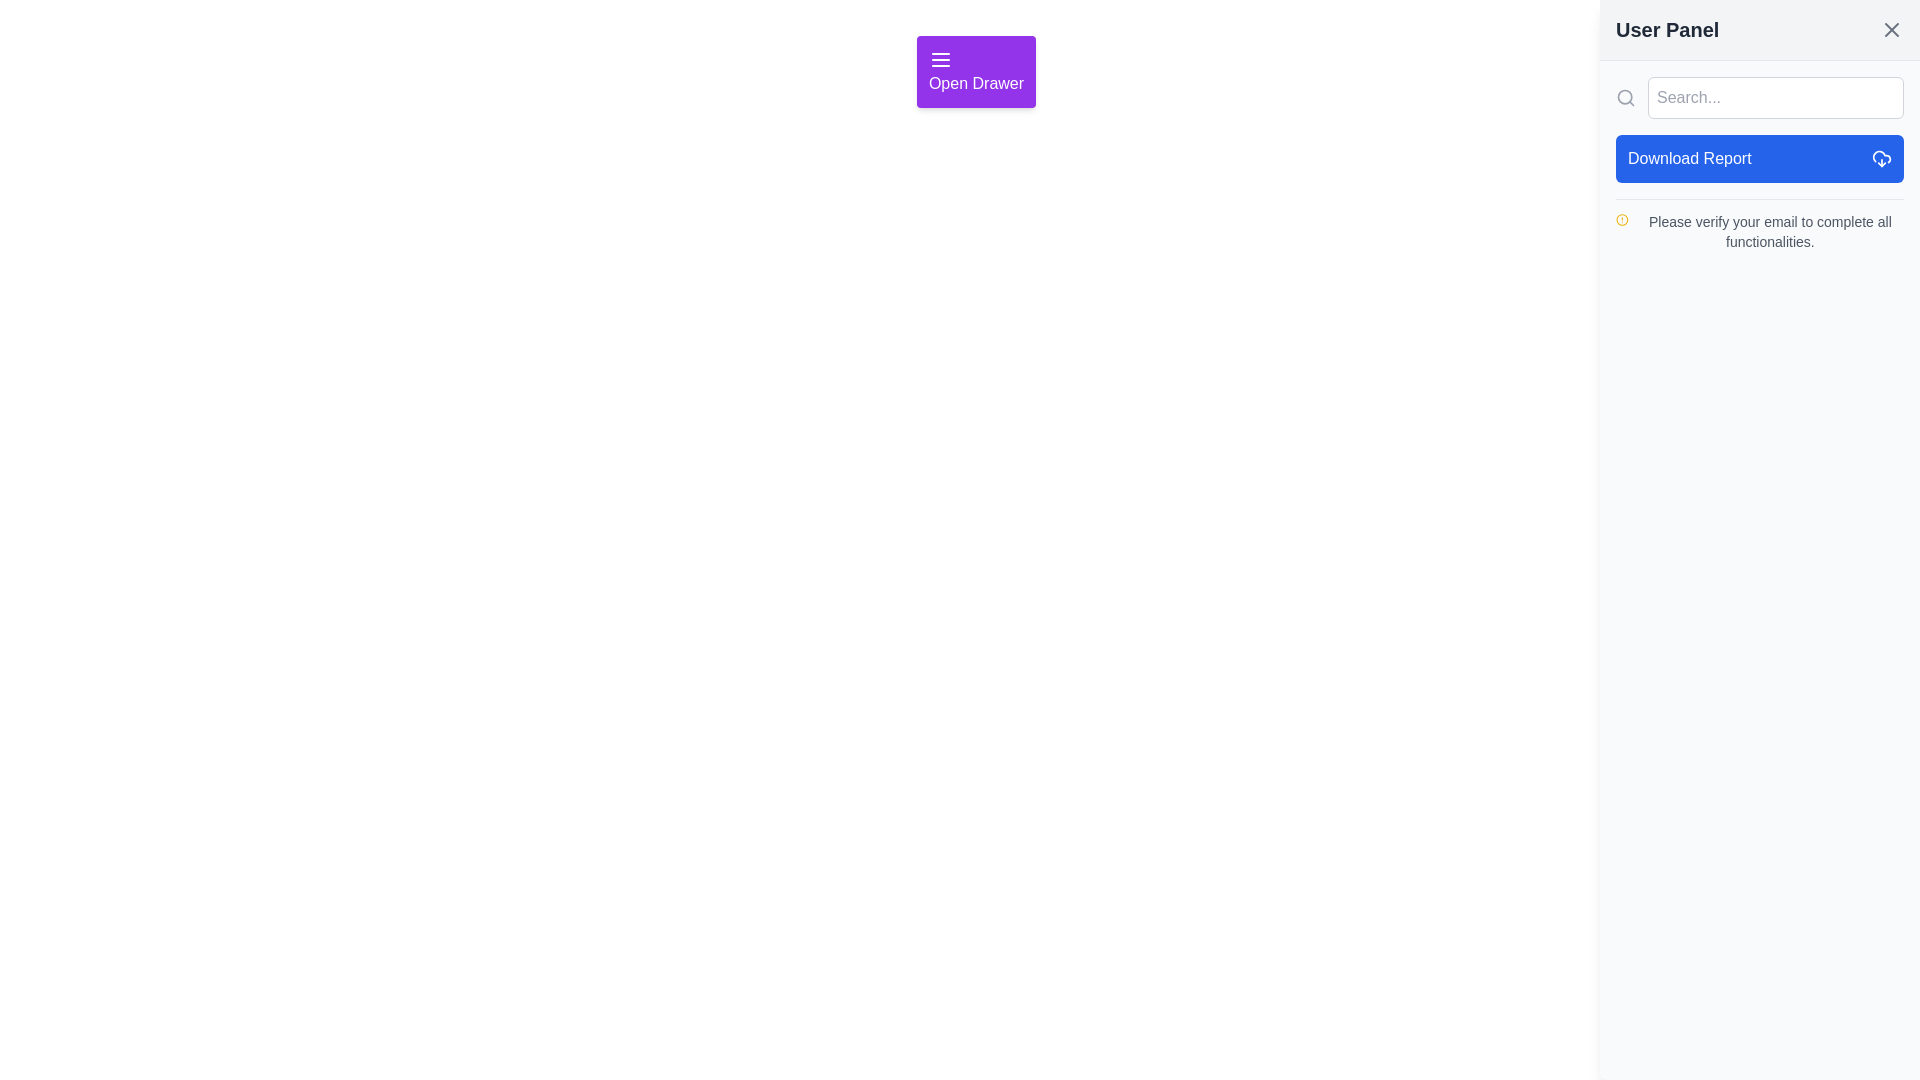  I want to click on the rectangular button with a purple background labeled 'Open Drawer', so click(976, 71).